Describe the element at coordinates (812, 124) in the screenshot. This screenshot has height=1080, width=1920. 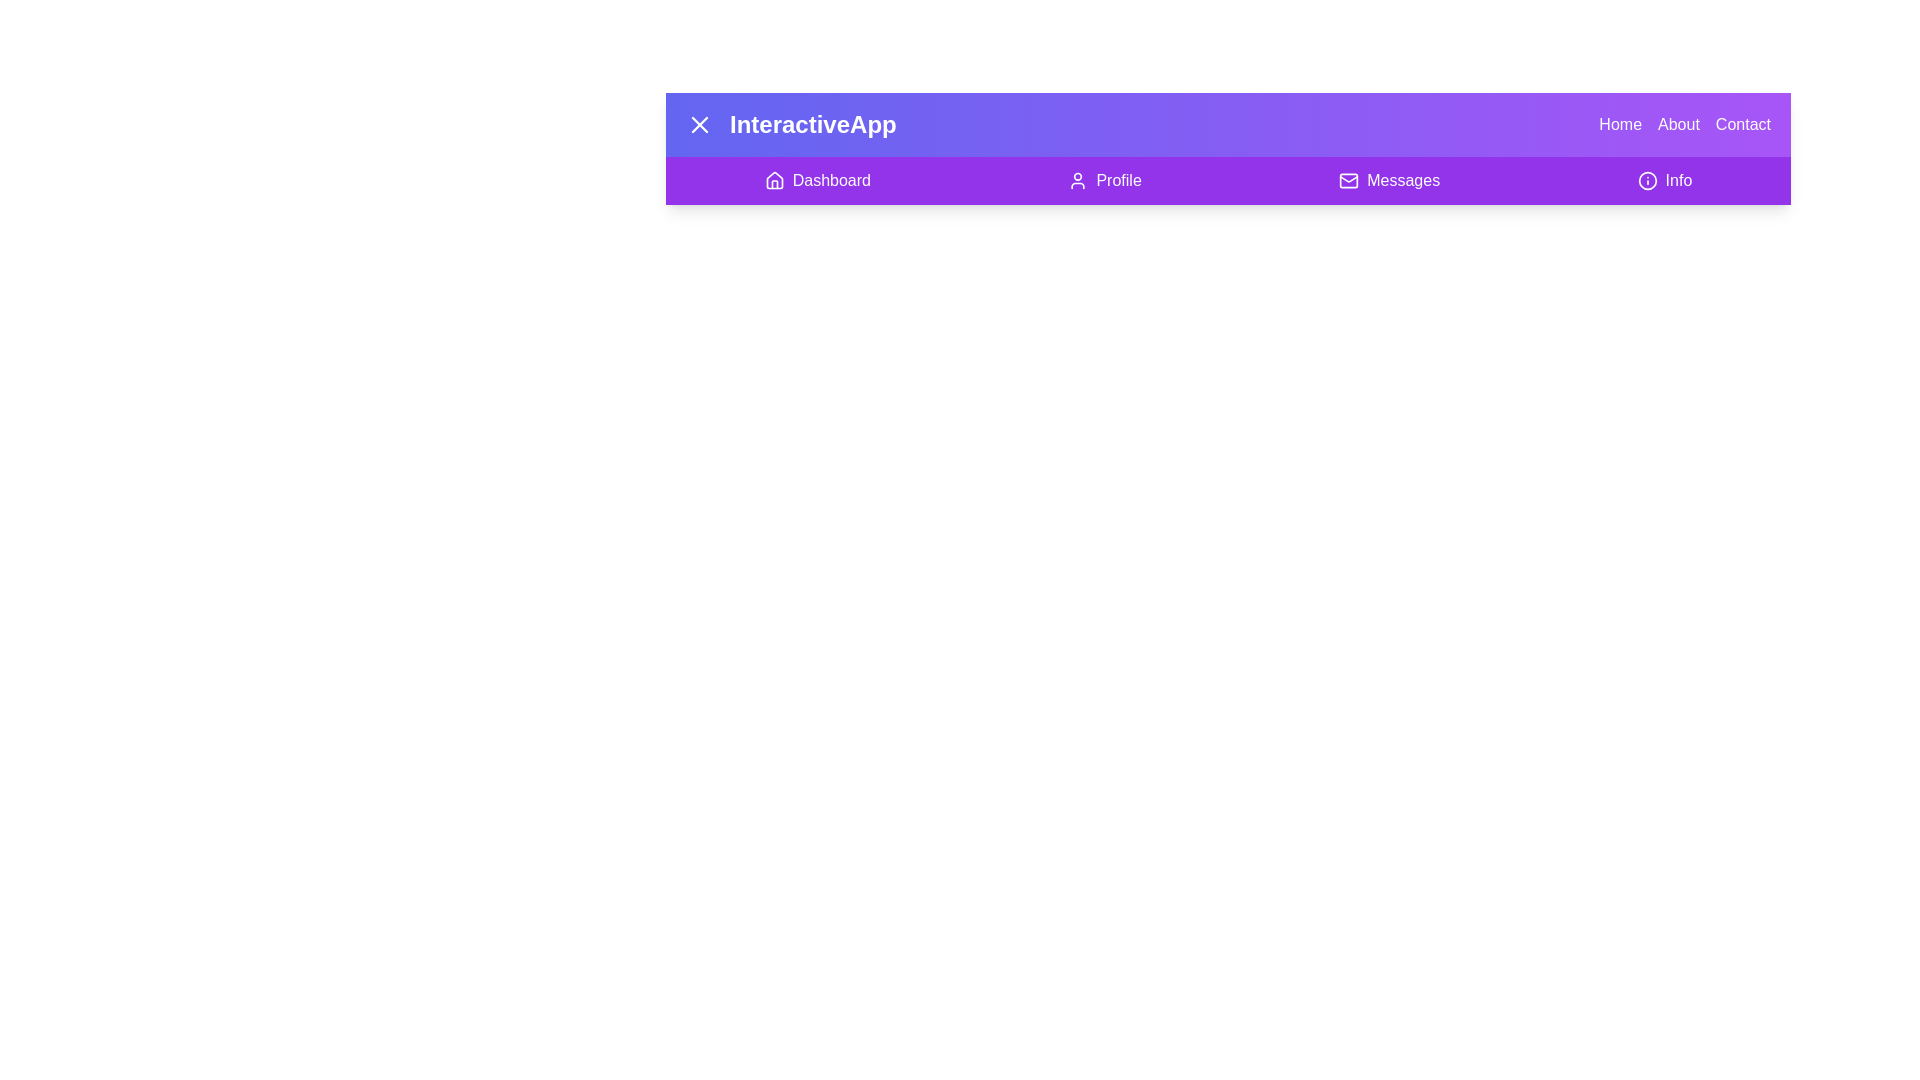
I see `the title text 'InteractiveApp' to interact with the app name` at that location.